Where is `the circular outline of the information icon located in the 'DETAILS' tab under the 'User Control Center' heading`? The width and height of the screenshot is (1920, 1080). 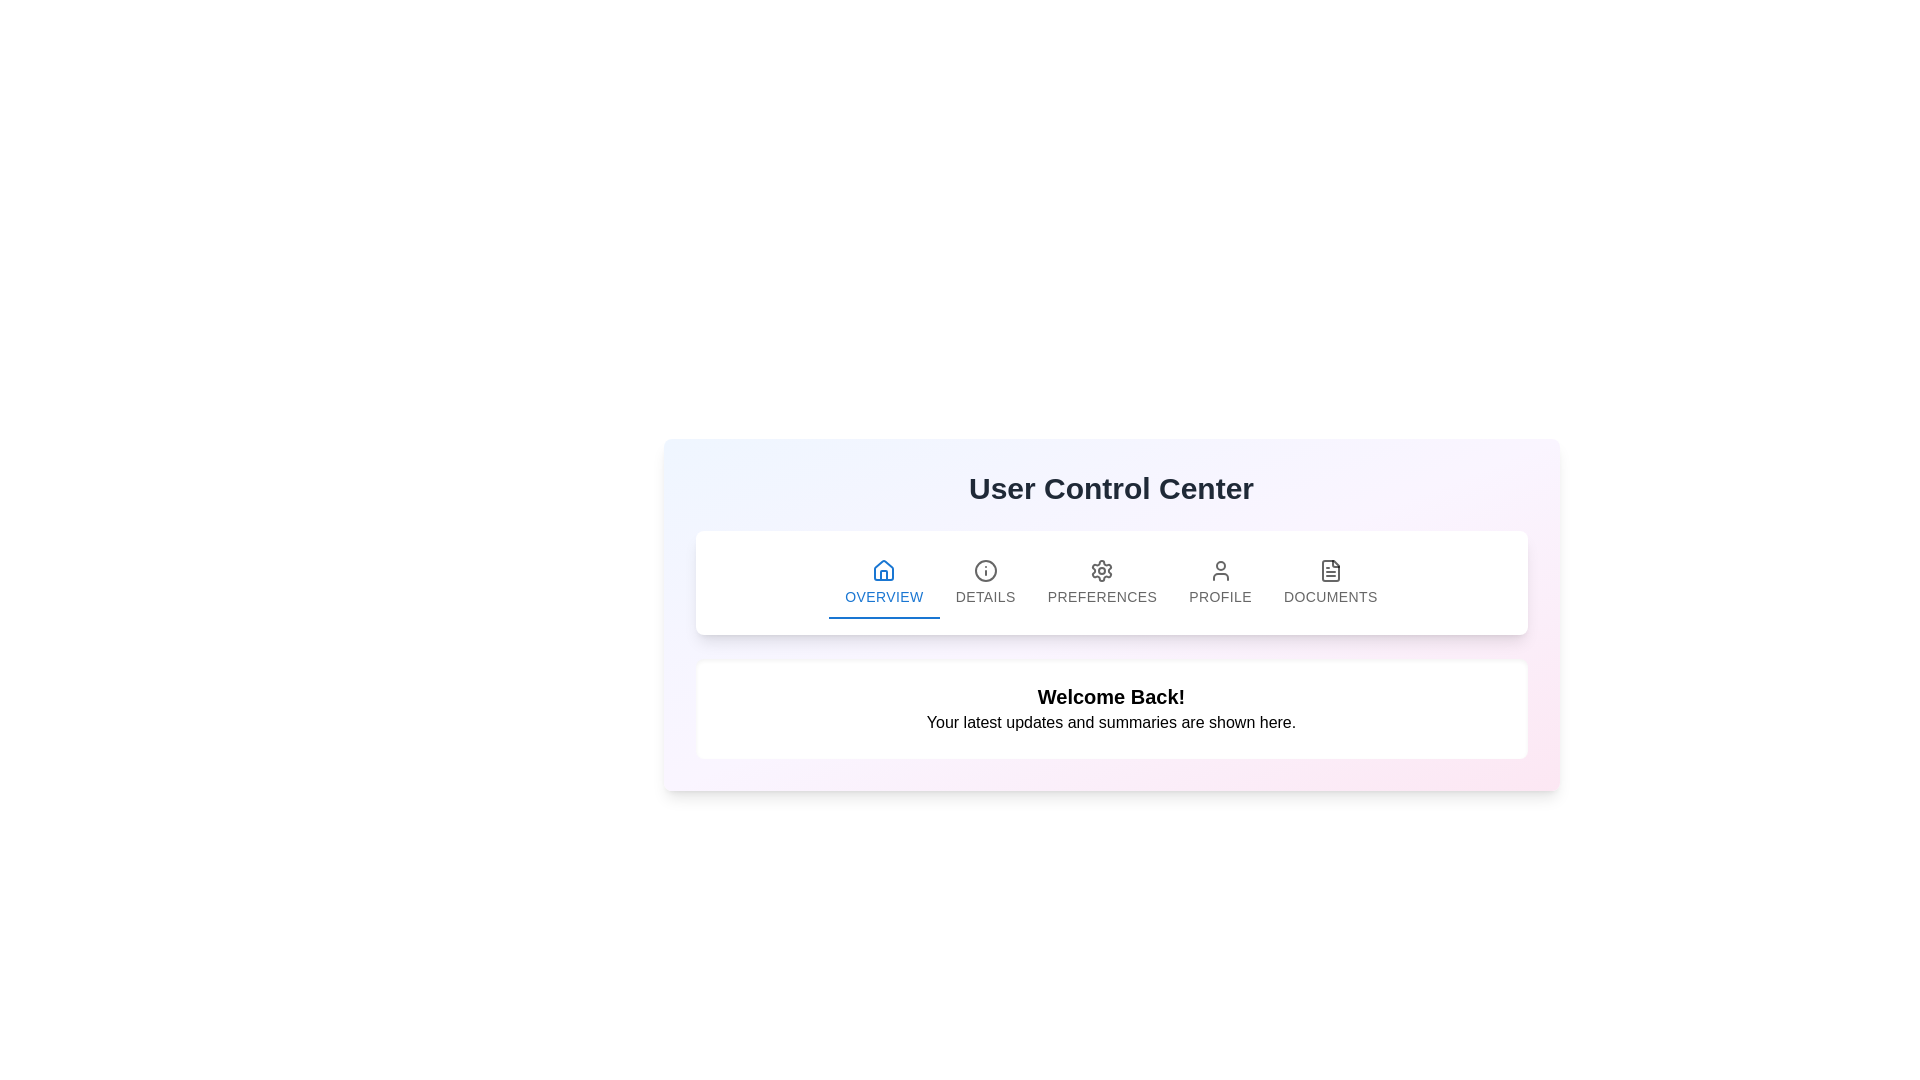
the circular outline of the information icon located in the 'DETAILS' tab under the 'User Control Center' heading is located at coordinates (985, 571).